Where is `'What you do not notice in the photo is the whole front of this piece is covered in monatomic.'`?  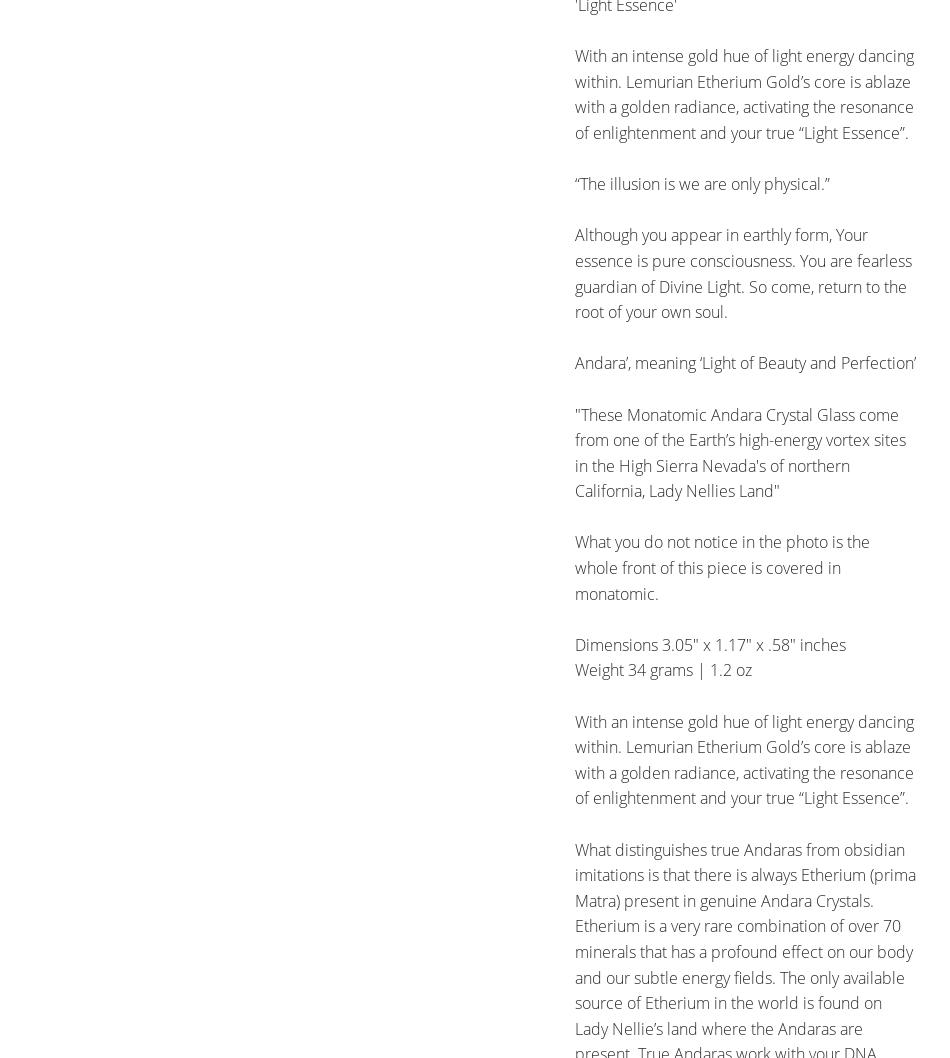 'What you do not notice in the photo is the whole front of this piece is covered in monatomic.' is located at coordinates (721, 567).